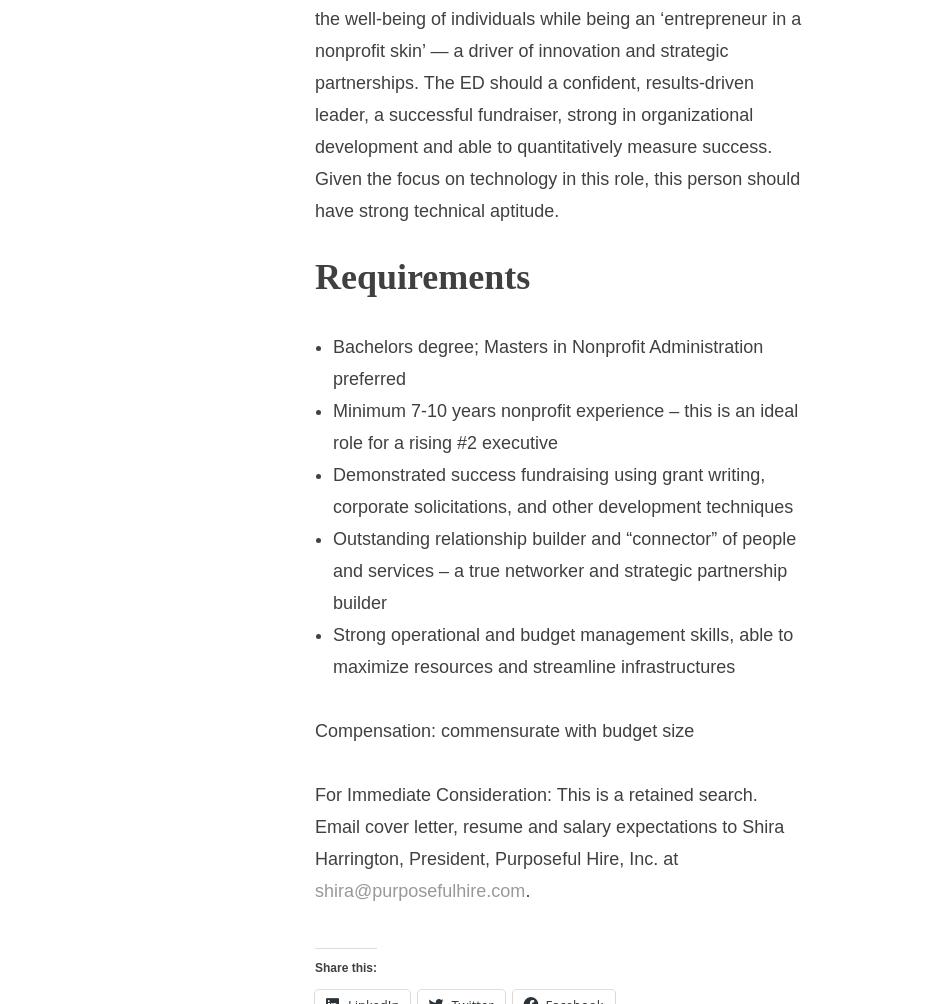 Image resolution: width=950 pixels, height=1004 pixels. Describe the element at coordinates (344, 966) in the screenshot. I see `'Share this:'` at that location.